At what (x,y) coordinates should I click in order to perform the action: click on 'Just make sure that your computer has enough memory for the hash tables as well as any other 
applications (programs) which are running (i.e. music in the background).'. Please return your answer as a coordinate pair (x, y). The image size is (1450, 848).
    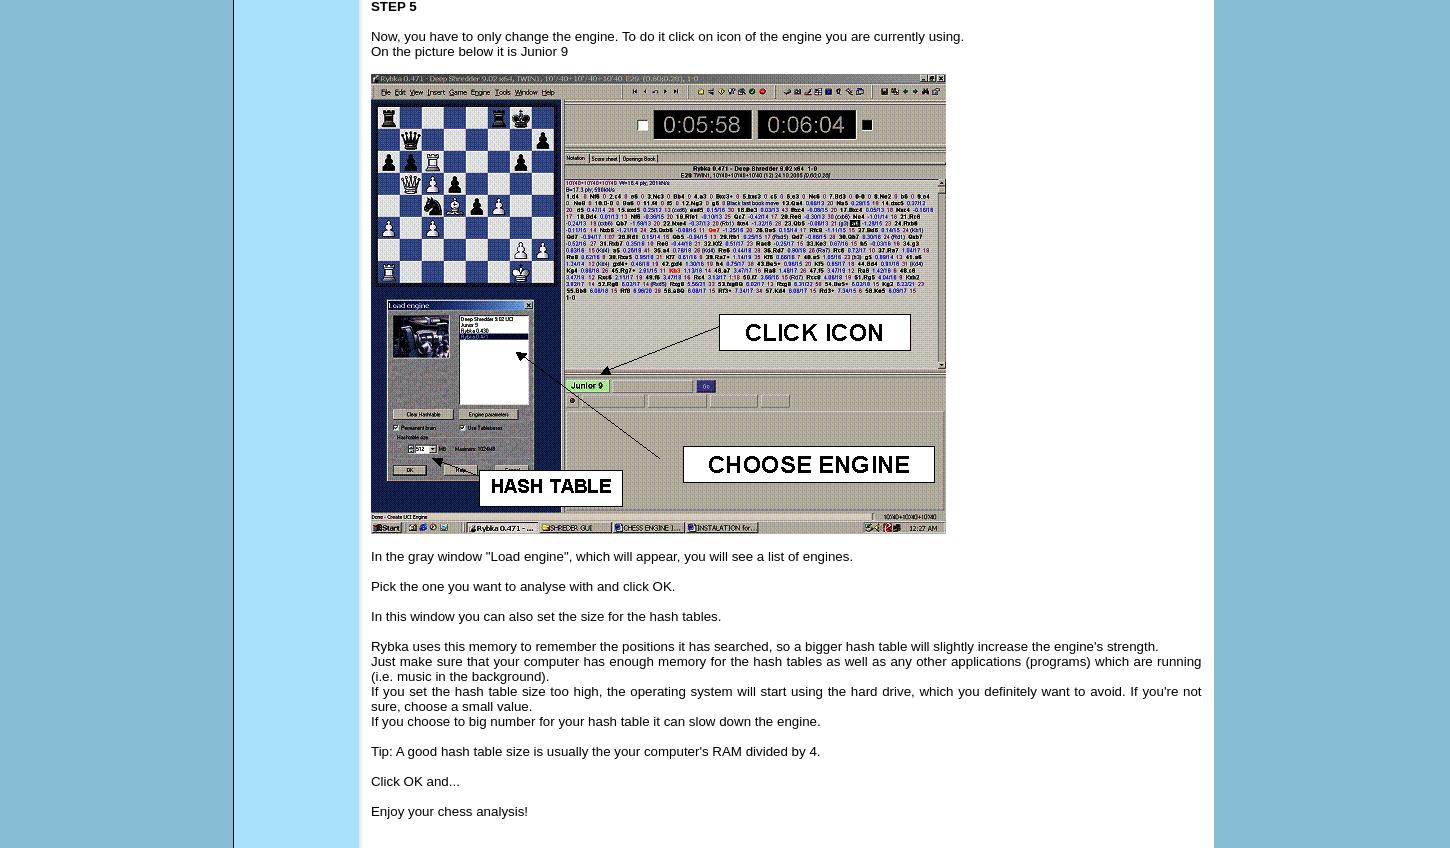
    Looking at the image, I should click on (369, 667).